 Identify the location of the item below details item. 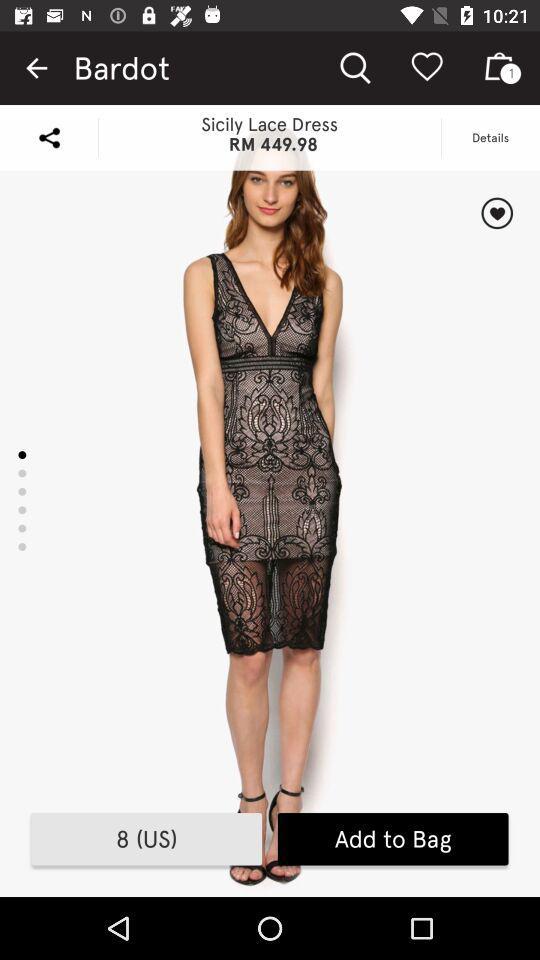
(496, 213).